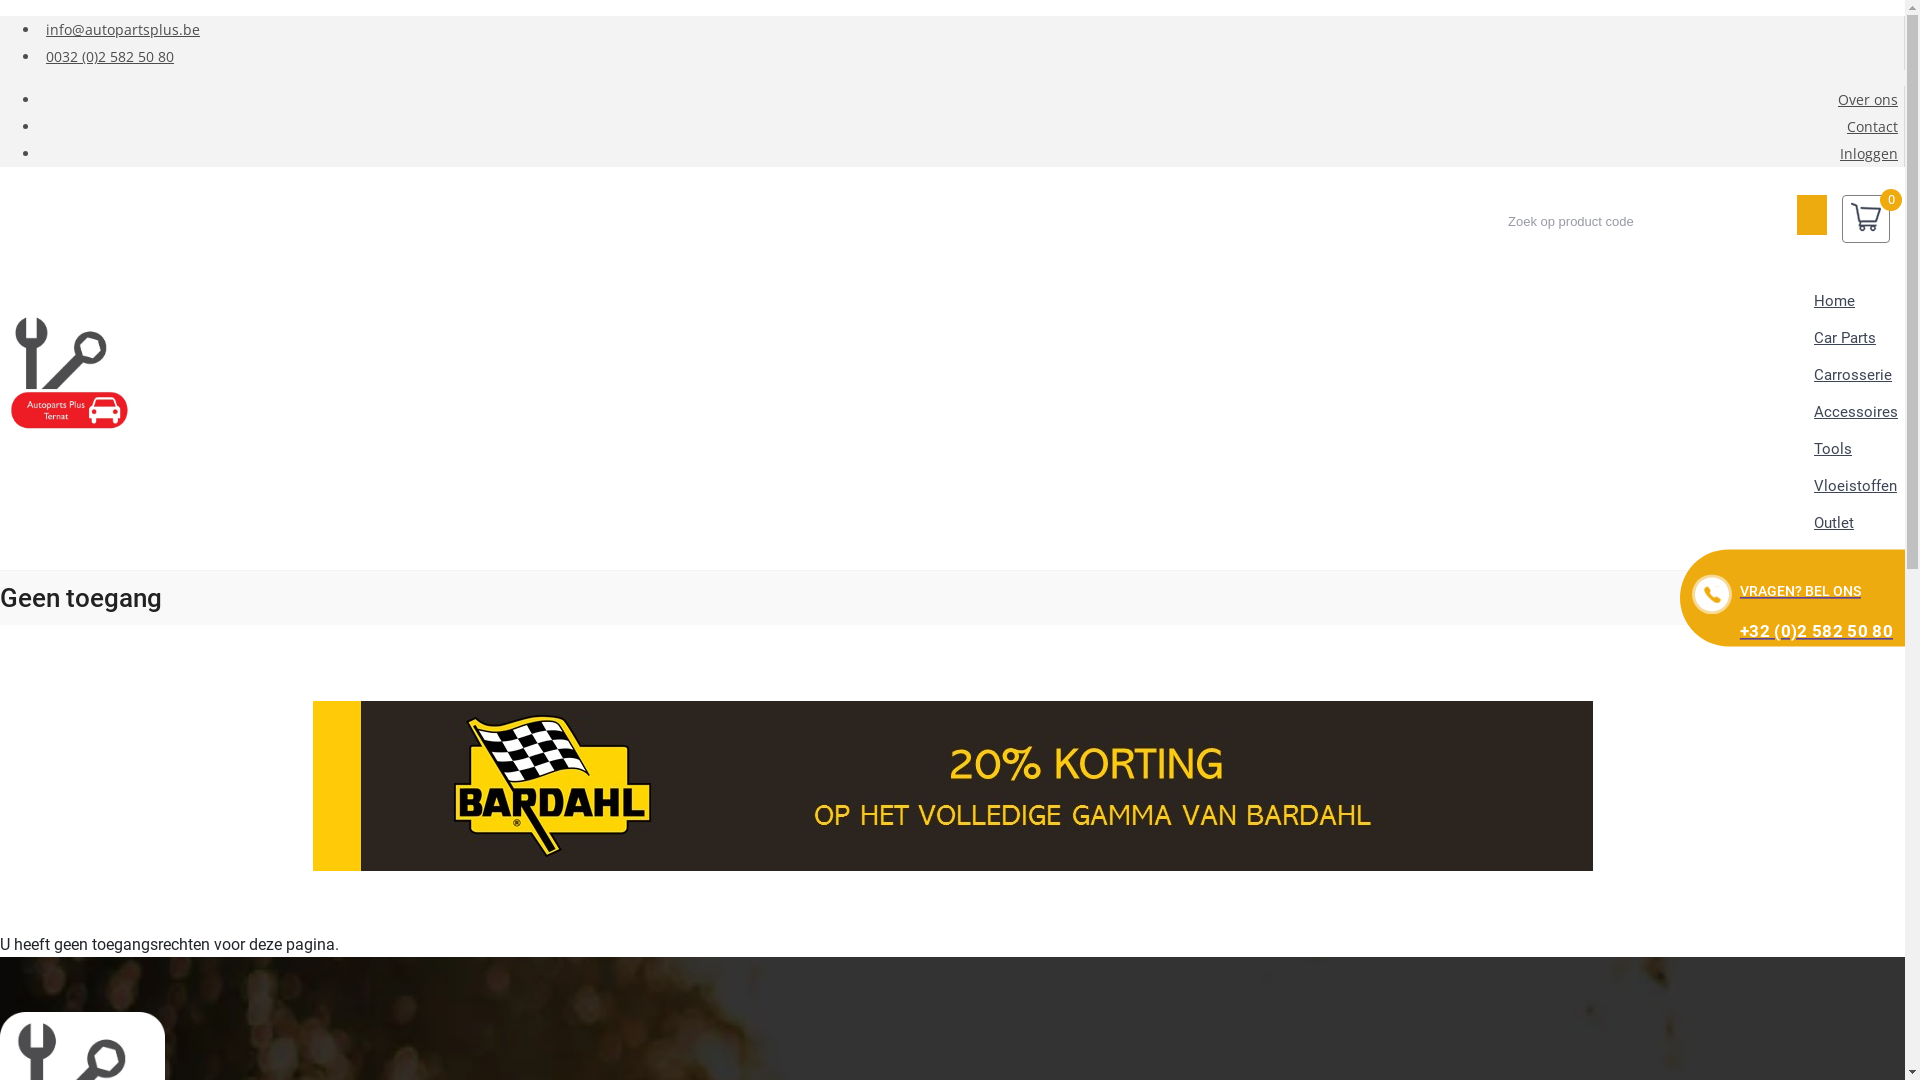  I want to click on 'Car Parts', so click(1843, 337).